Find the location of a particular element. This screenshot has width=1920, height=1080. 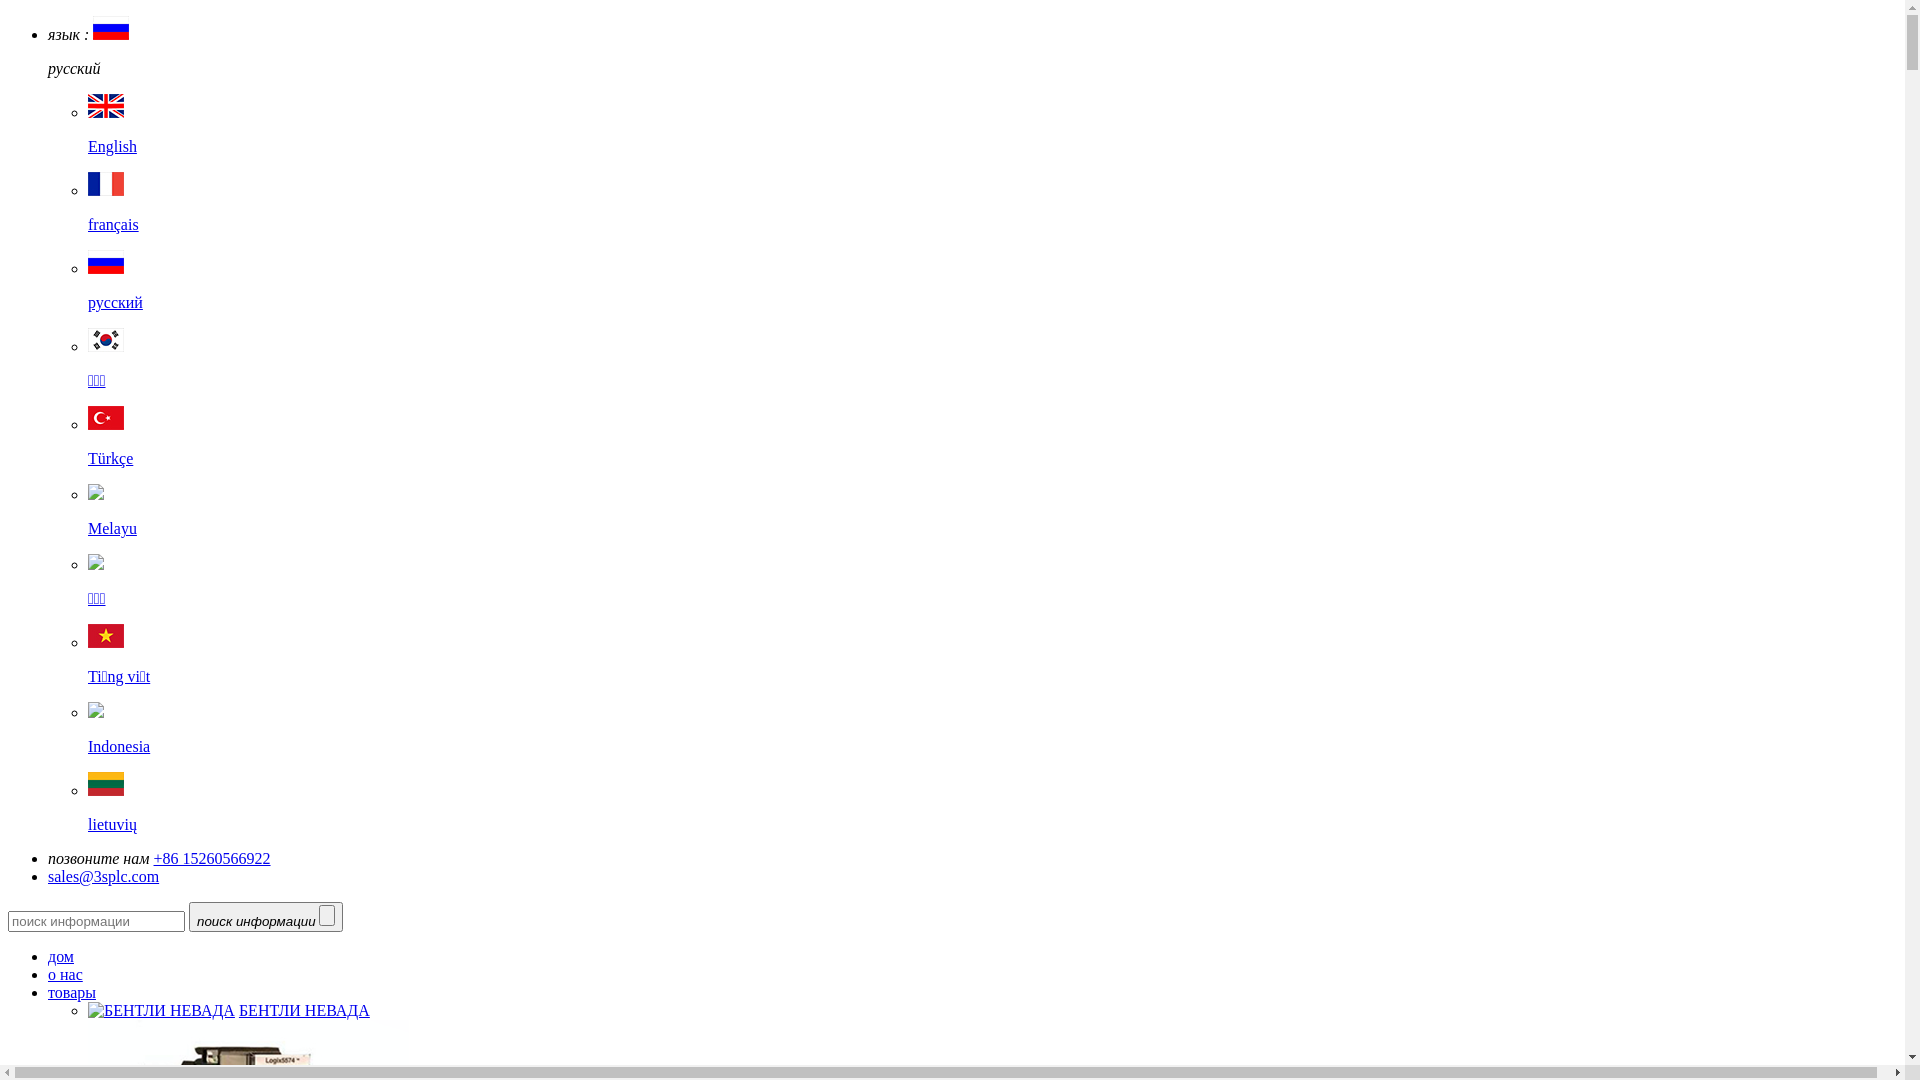

'Indonesia' is located at coordinates (86, 729).